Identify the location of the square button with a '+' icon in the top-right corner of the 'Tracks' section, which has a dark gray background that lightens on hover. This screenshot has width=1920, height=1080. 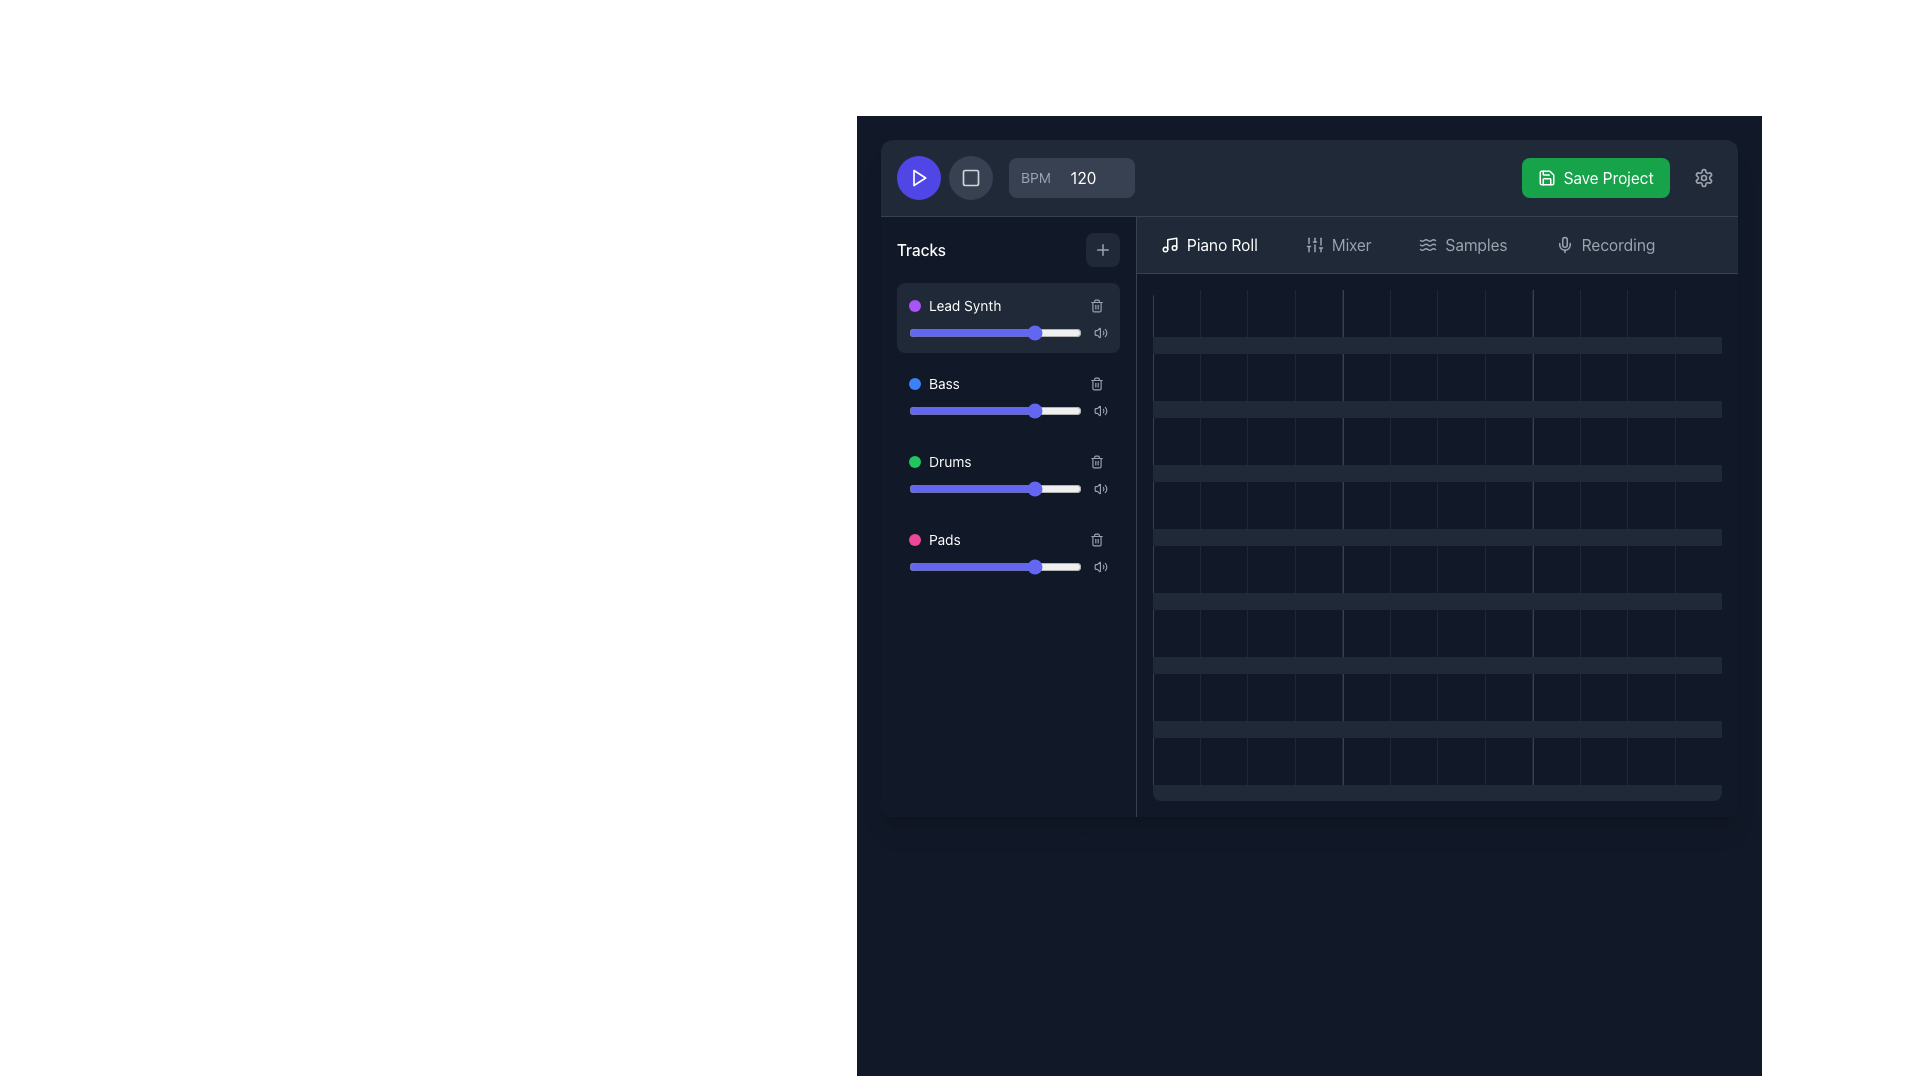
(1102, 249).